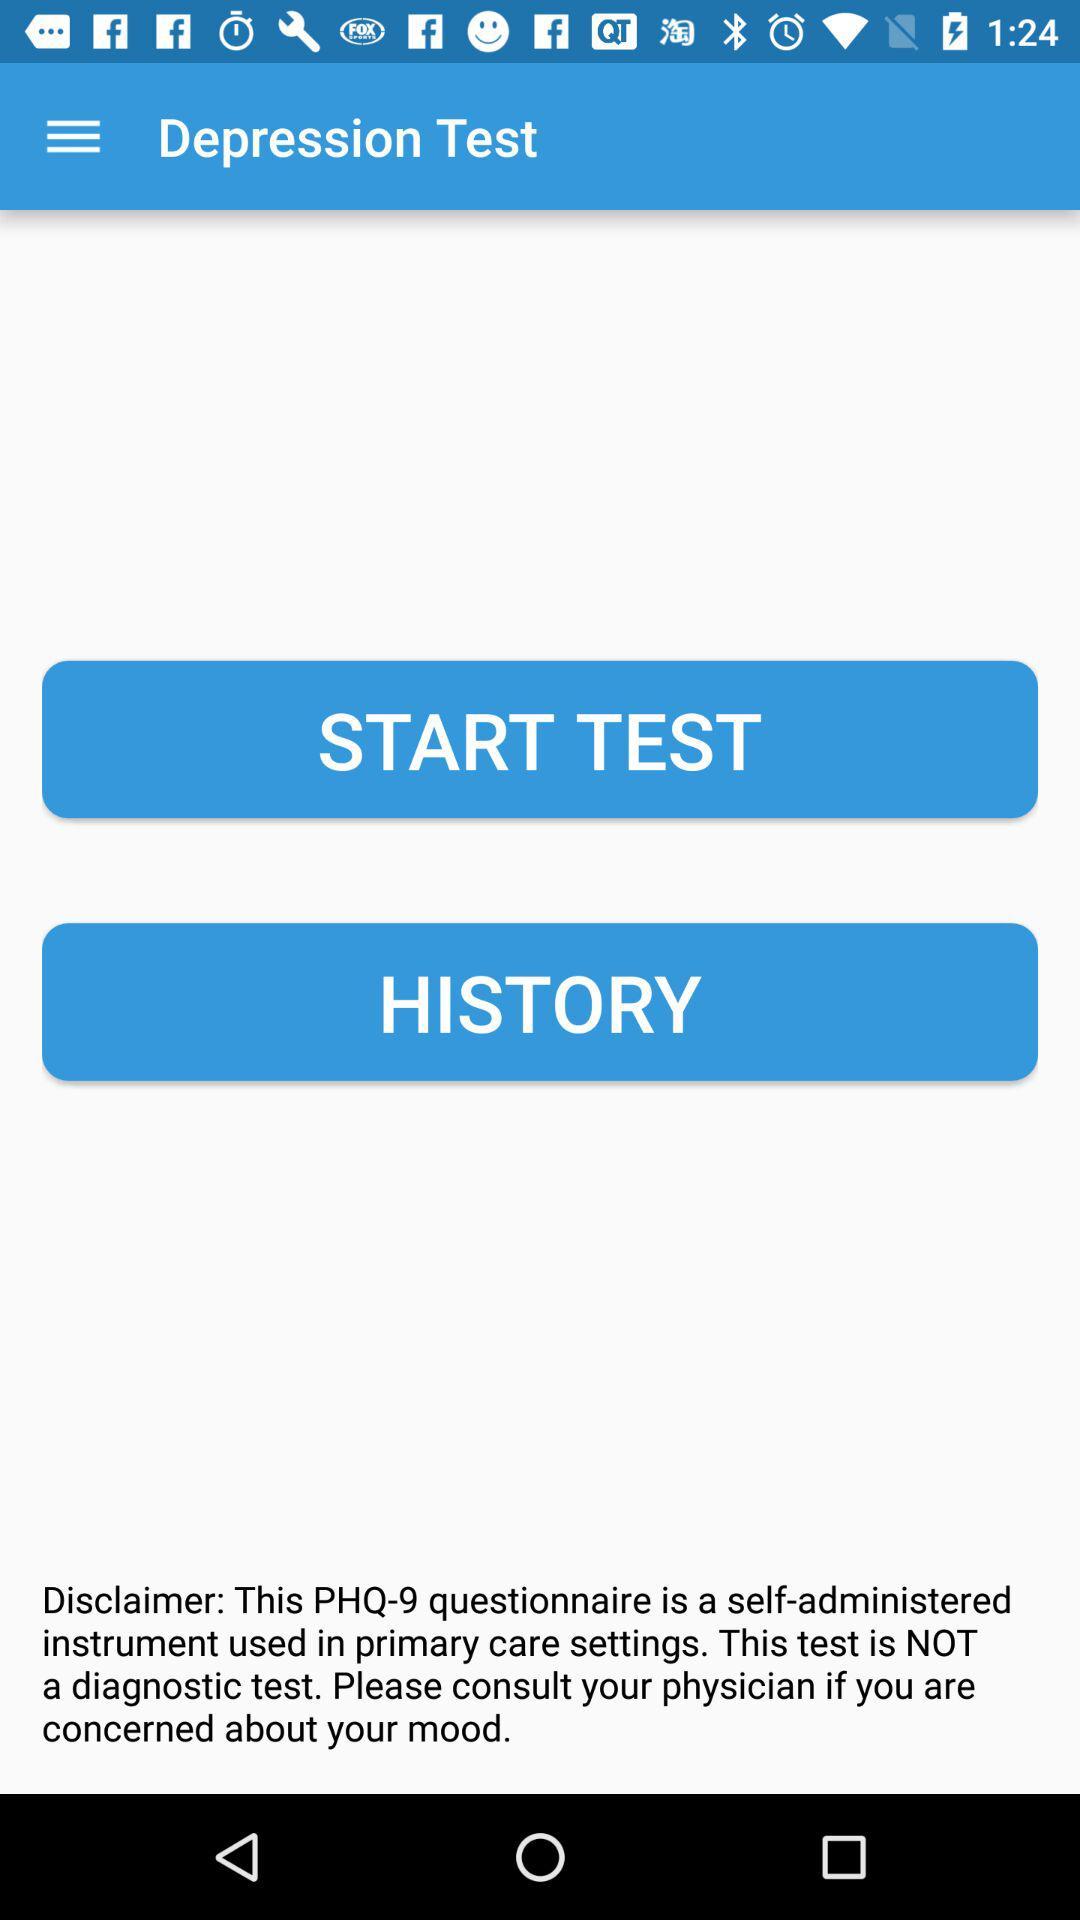  Describe the element at coordinates (540, 738) in the screenshot. I see `the start test` at that location.